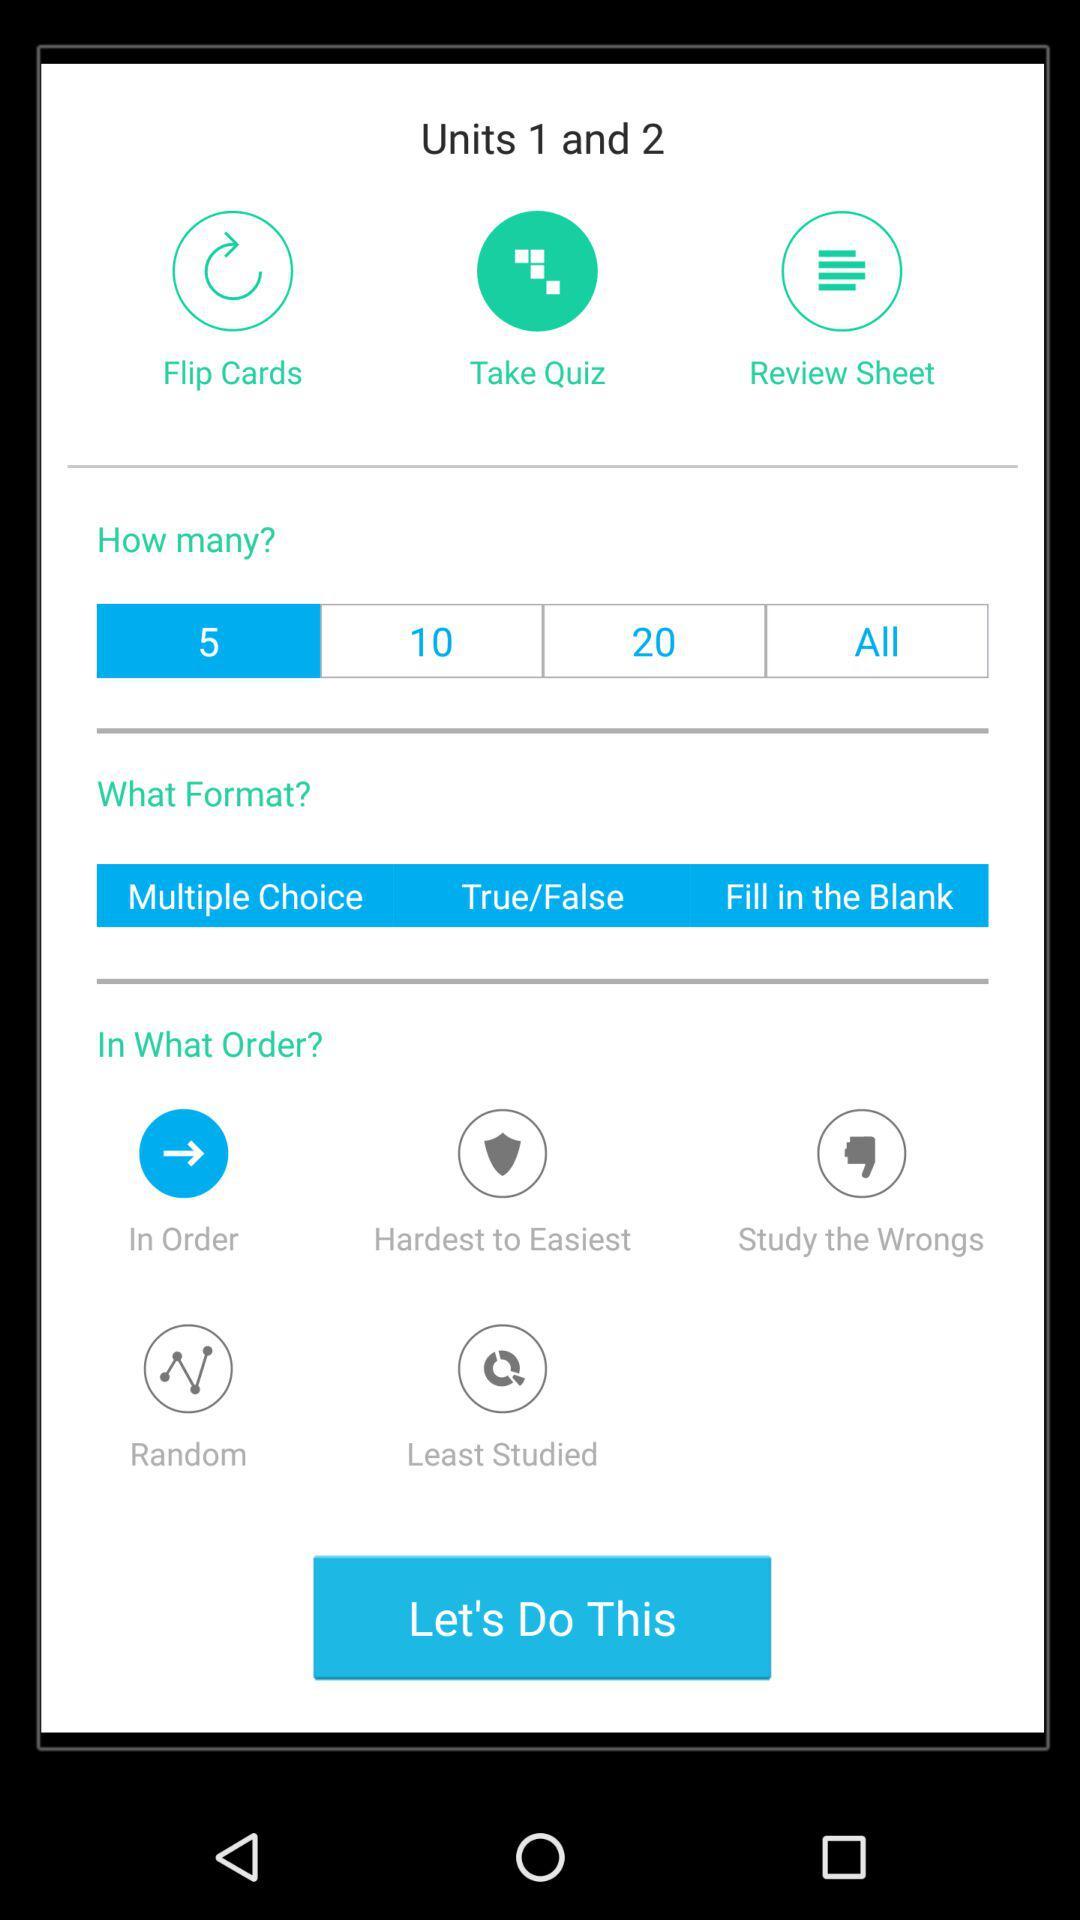  What do you see at coordinates (654, 640) in the screenshot?
I see `20 icon` at bounding box center [654, 640].